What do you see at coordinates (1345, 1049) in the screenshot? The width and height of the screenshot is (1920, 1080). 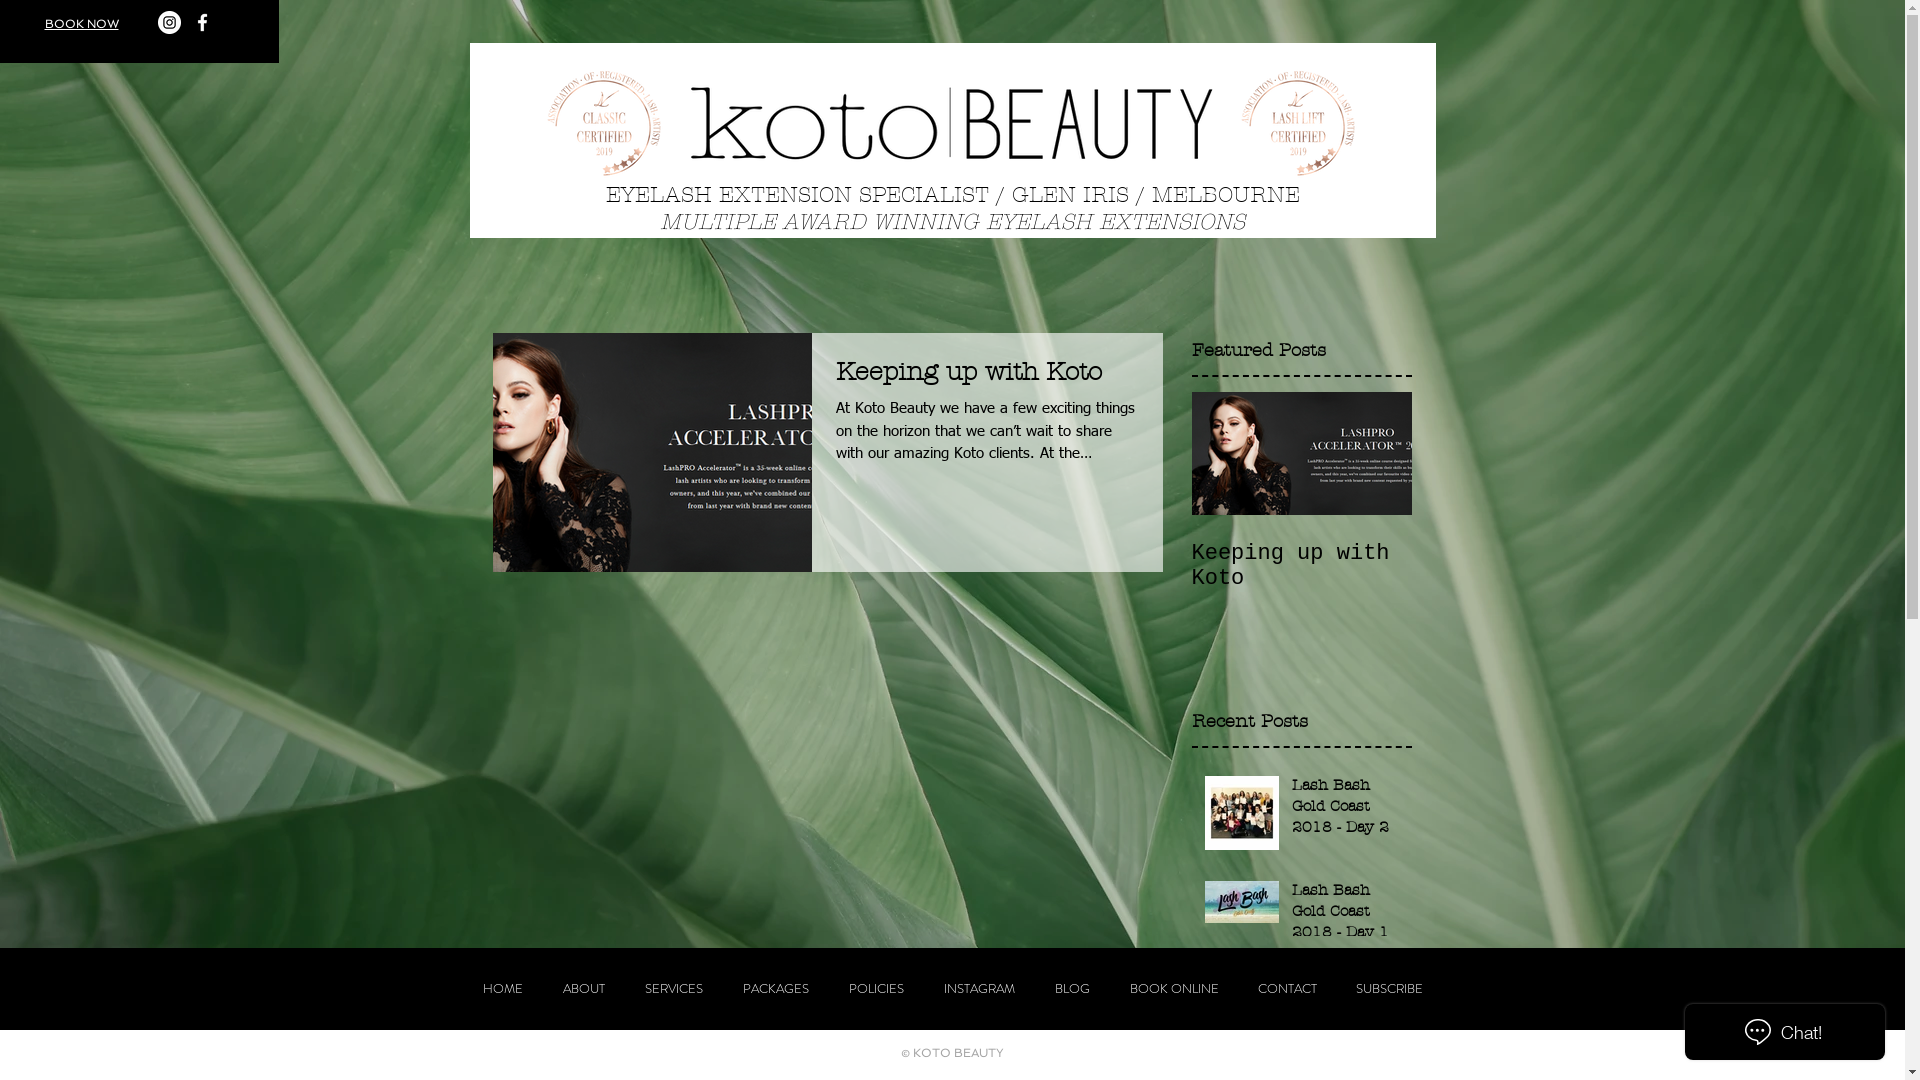 I see `'Keeping up with Koto'` at bounding box center [1345, 1049].